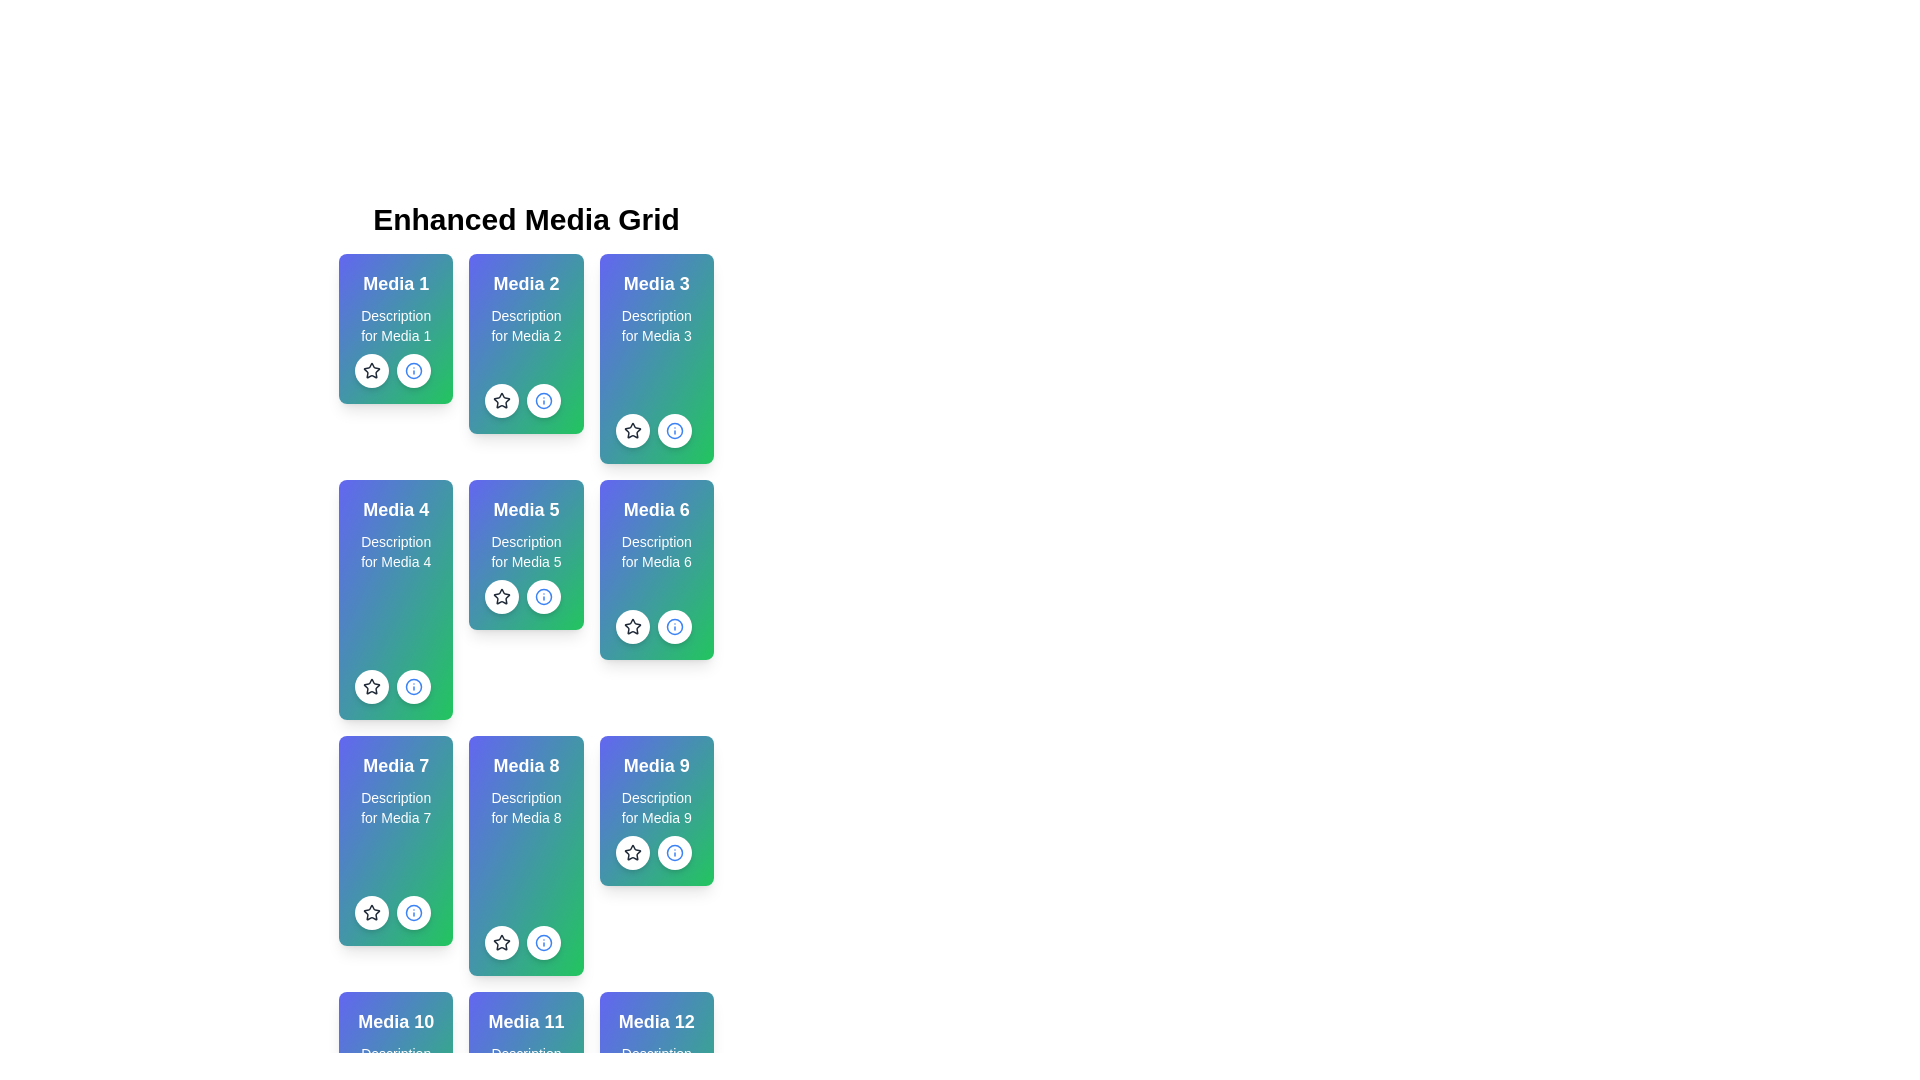 The image size is (1920, 1080). Describe the element at coordinates (544, 942) in the screenshot. I see `the blue circular icon with an 'i' symbol located in the bottom-right corner of the card labeled 'Media 8'` at that location.